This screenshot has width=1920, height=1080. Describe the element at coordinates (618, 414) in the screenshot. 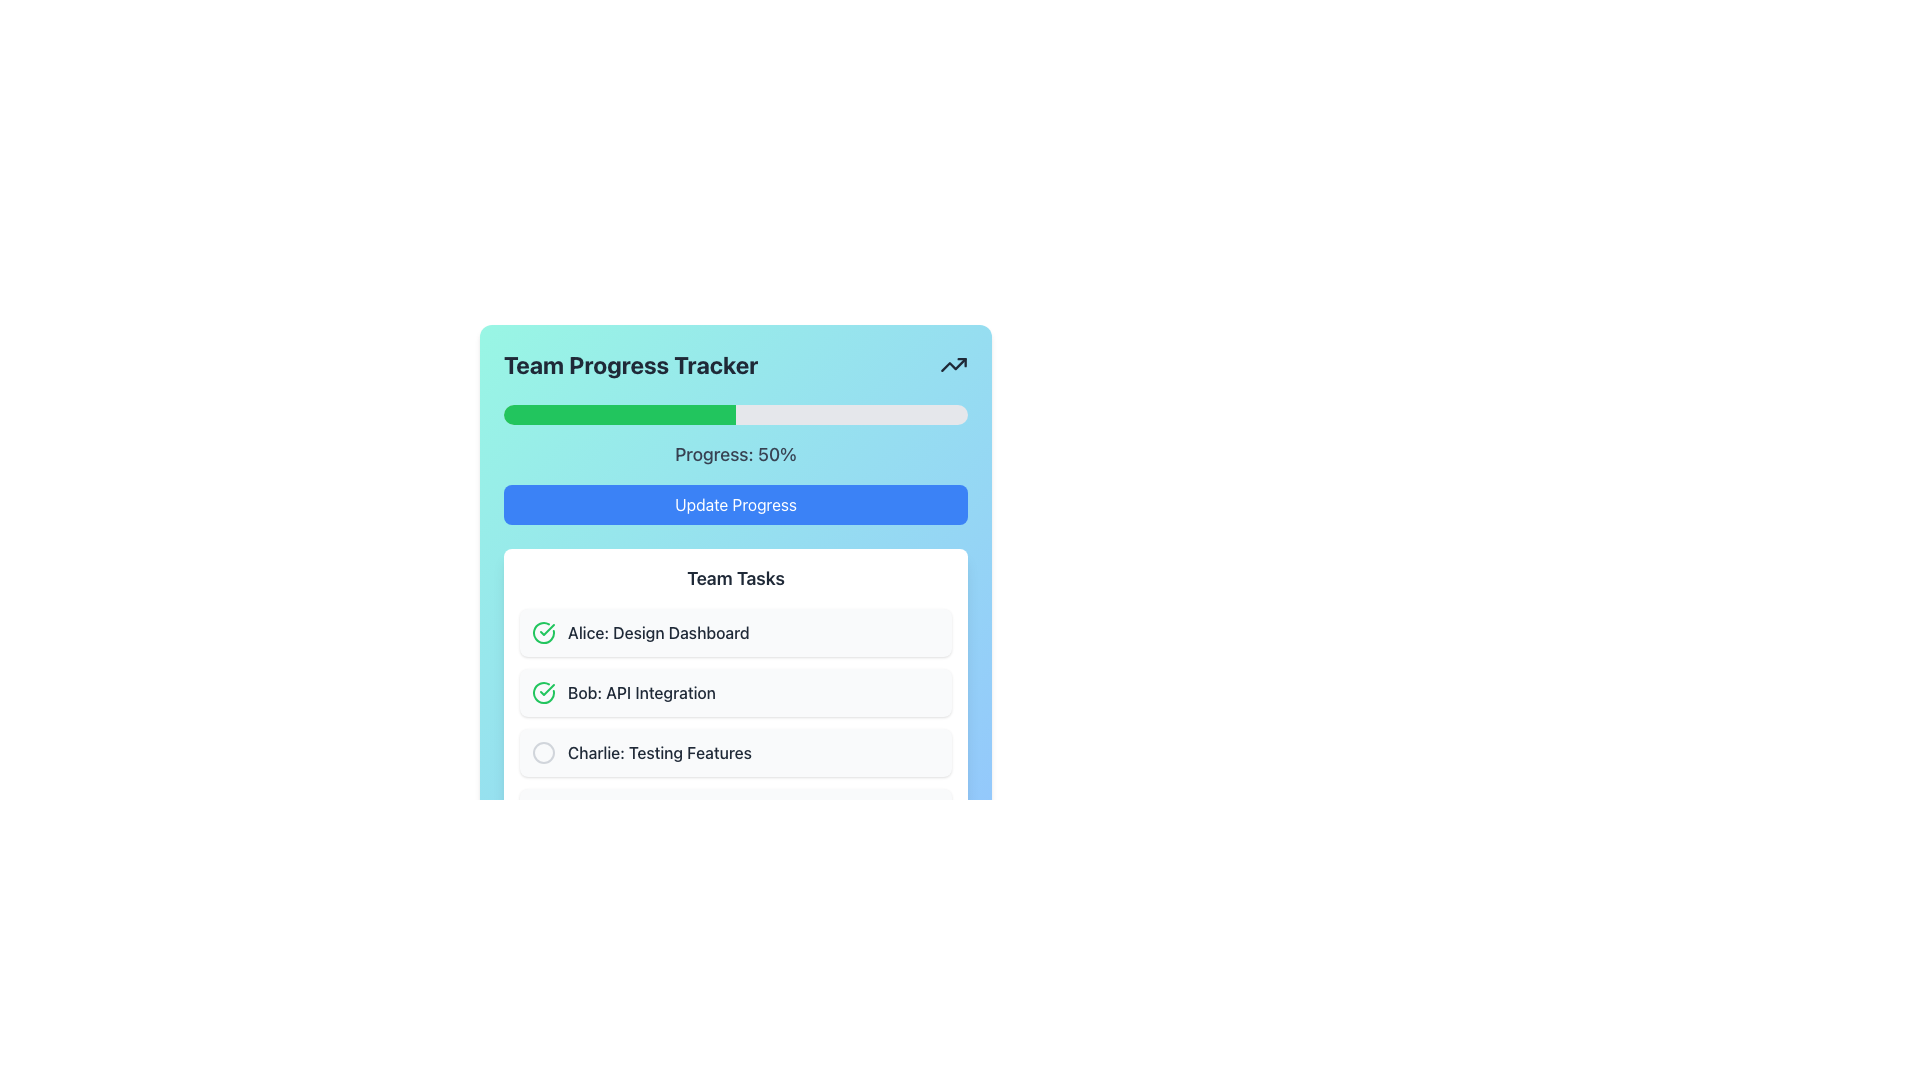

I see `the horizontal green Progress Indicator that is centered within the gray progress bar, located below the 'Team Progress Tracker' title and above the 'Progress: 50%' label` at that location.